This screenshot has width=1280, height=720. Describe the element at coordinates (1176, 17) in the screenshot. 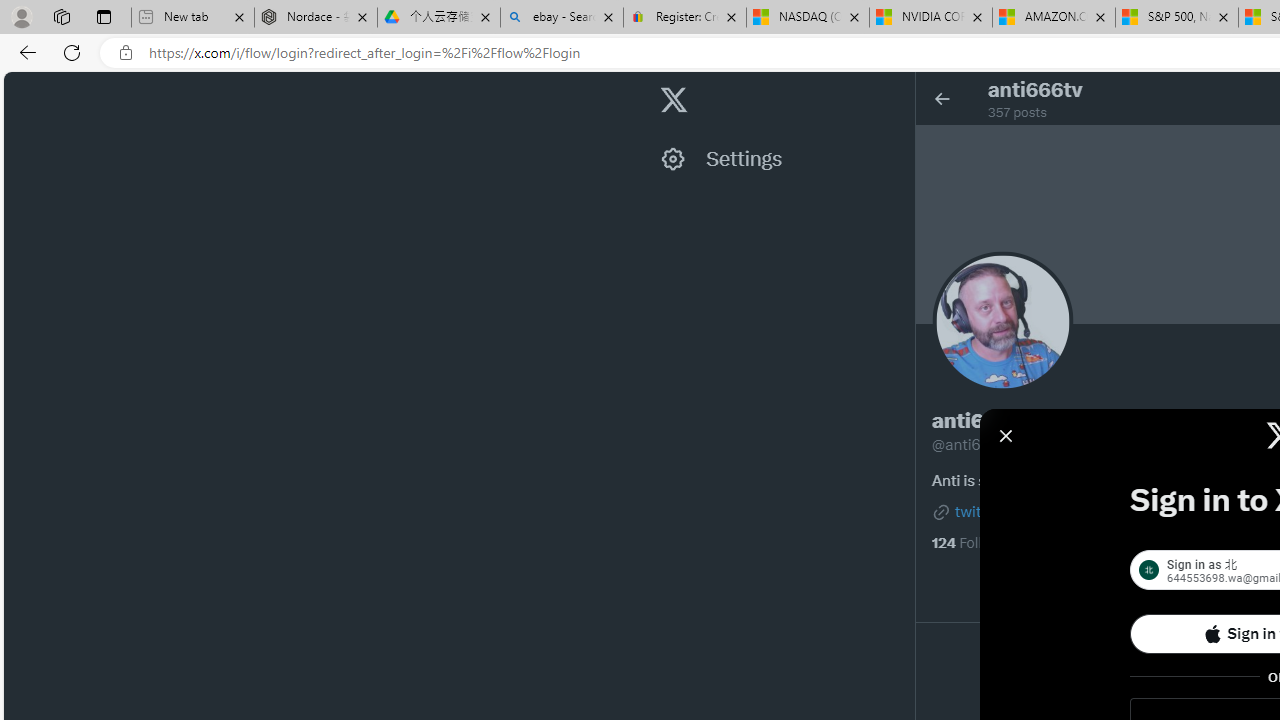

I see `'S&P 500, Nasdaq end lower, weighed by Nvidia dip | Watch'` at that location.